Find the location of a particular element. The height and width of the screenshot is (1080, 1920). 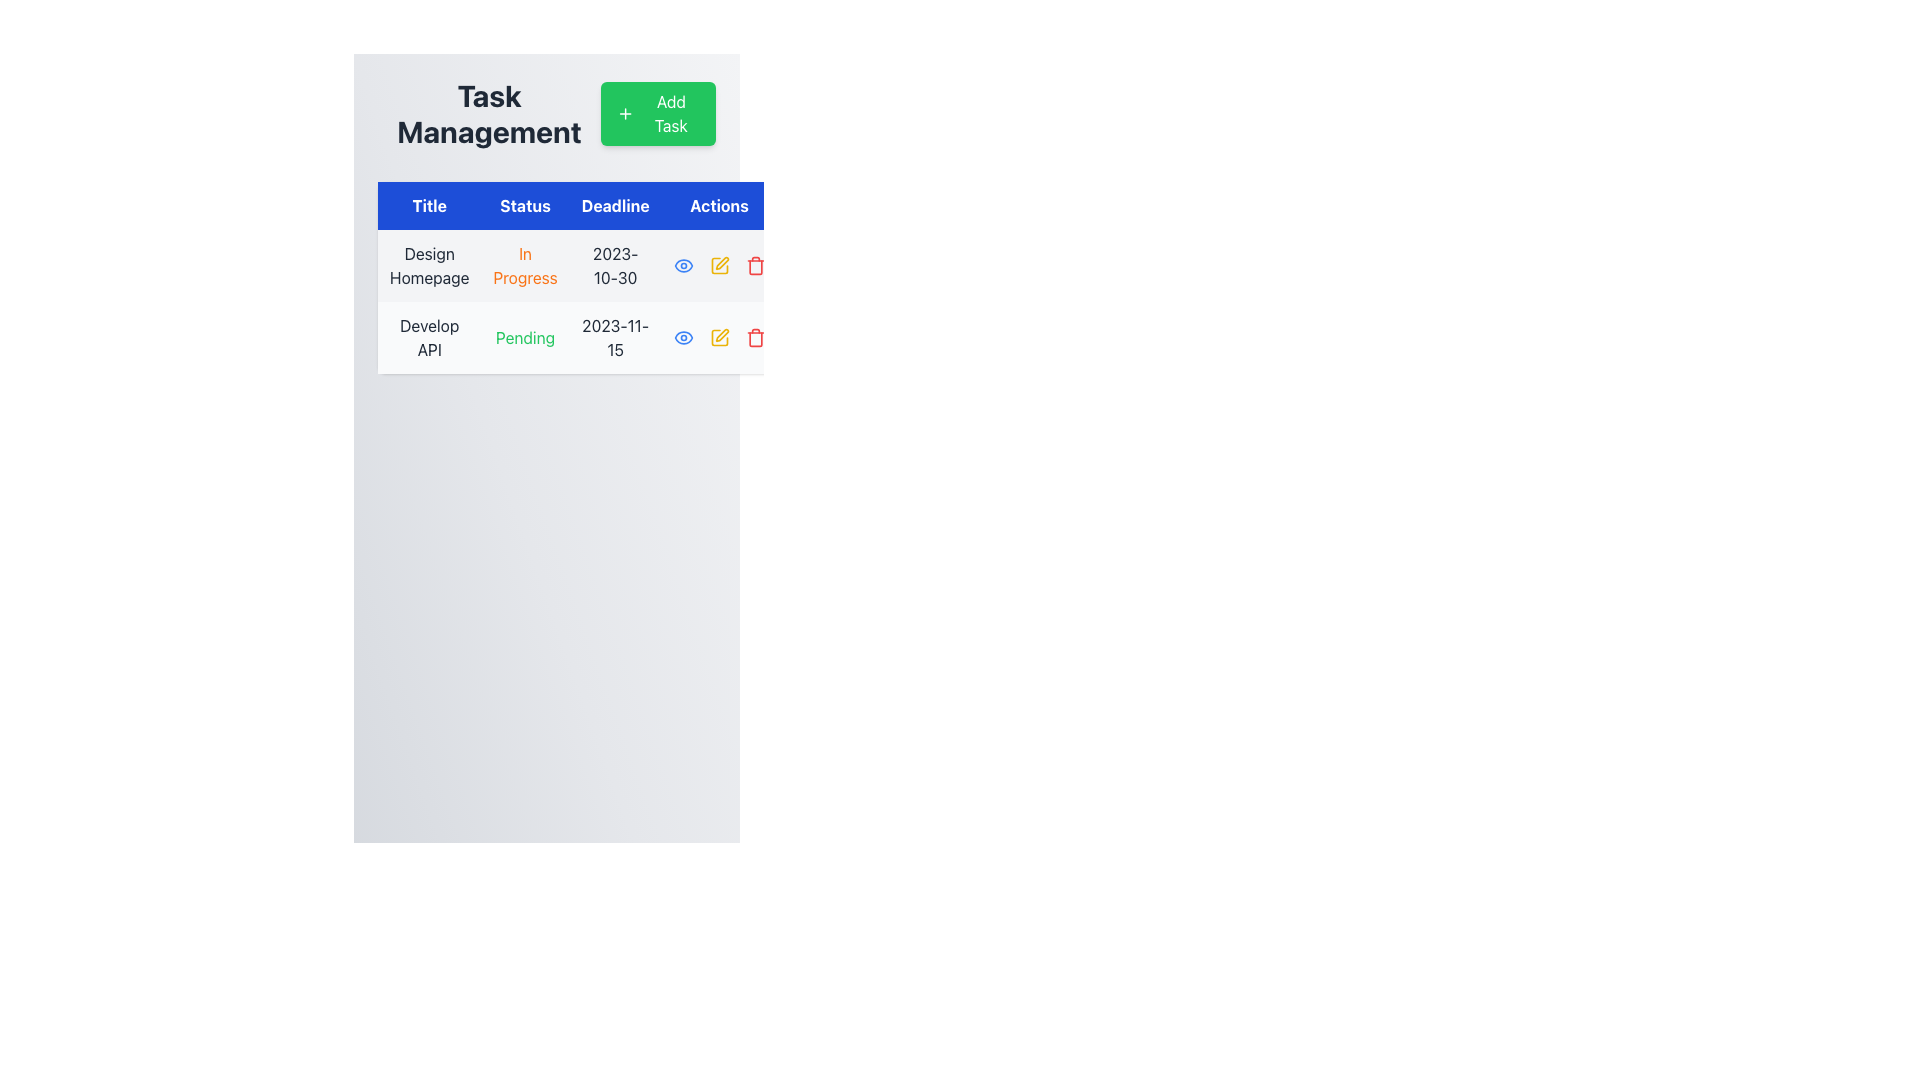

the table header cell with a blue background and white text that reads 'Title', located at the top-left corner of the table is located at coordinates (428, 205).